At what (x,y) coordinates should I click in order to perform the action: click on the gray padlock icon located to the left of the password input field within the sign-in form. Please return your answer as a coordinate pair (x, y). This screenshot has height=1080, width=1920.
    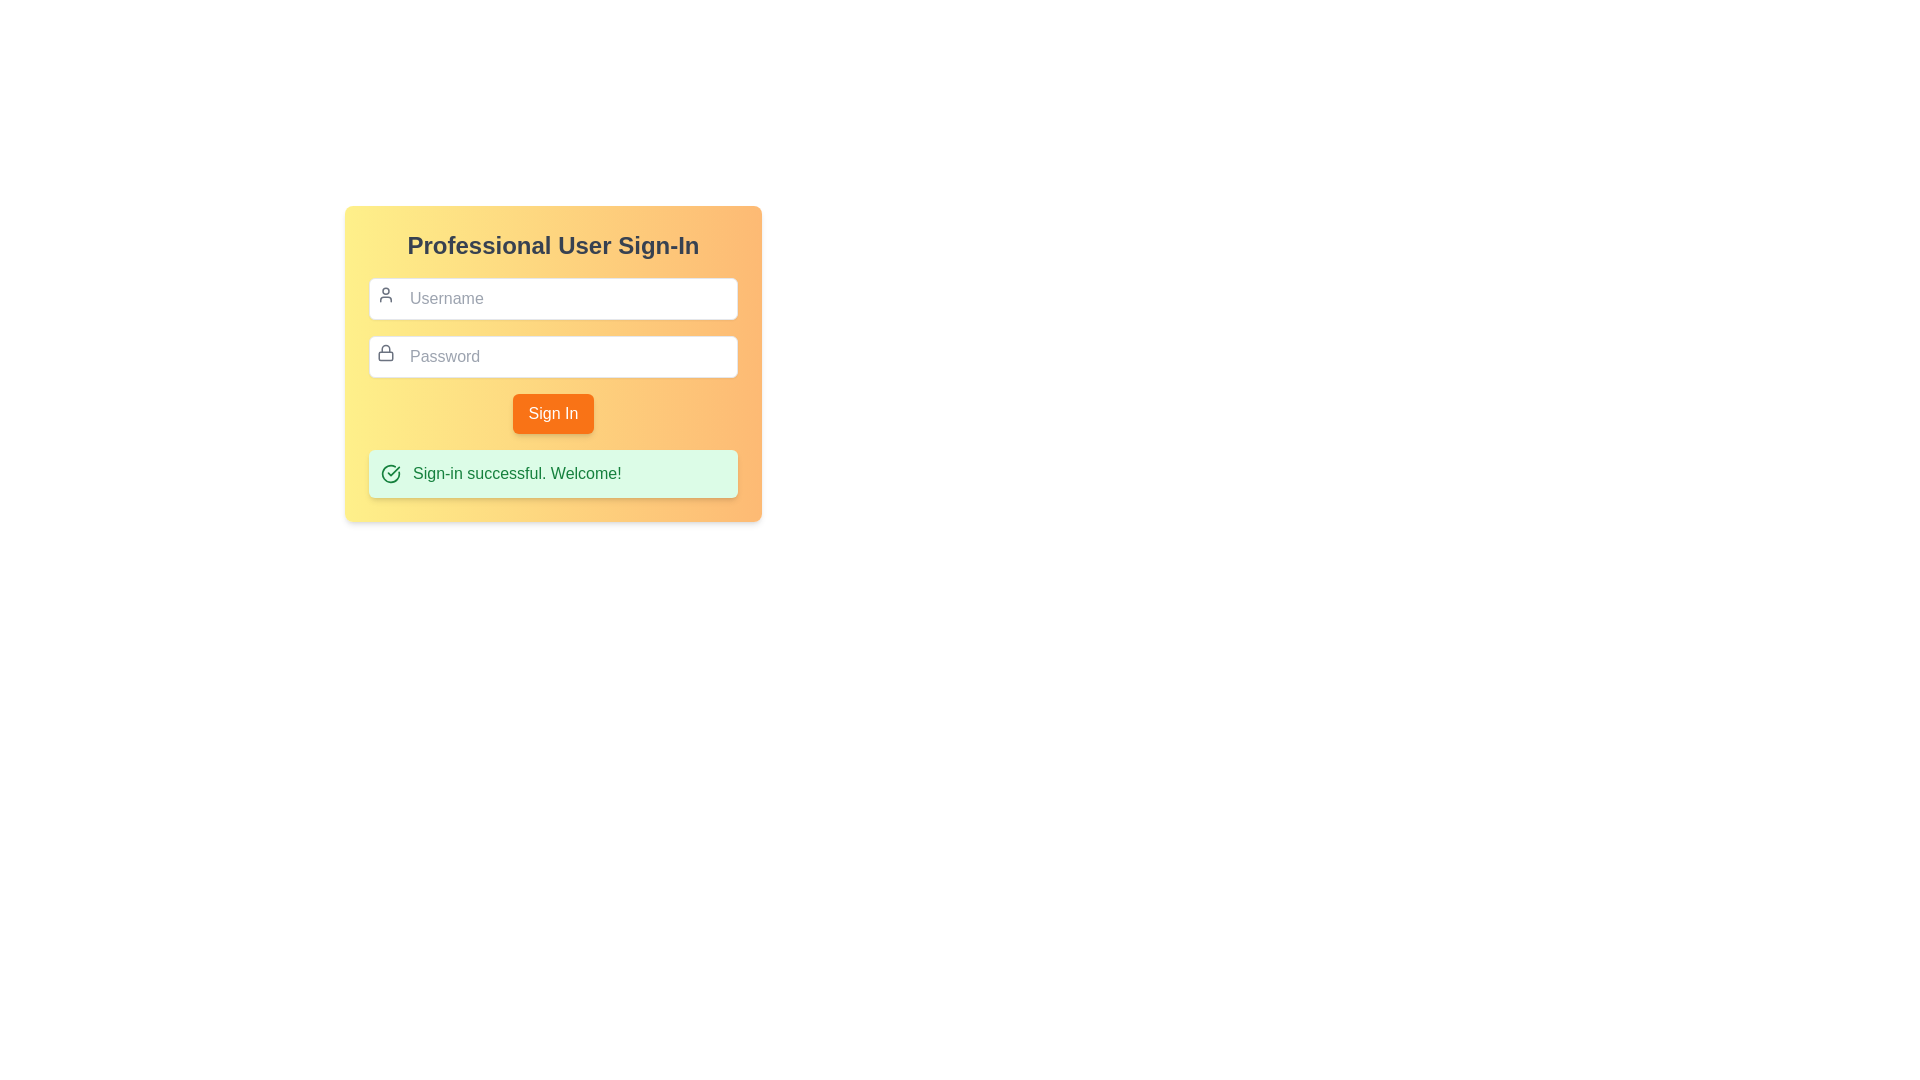
    Looking at the image, I should click on (385, 352).